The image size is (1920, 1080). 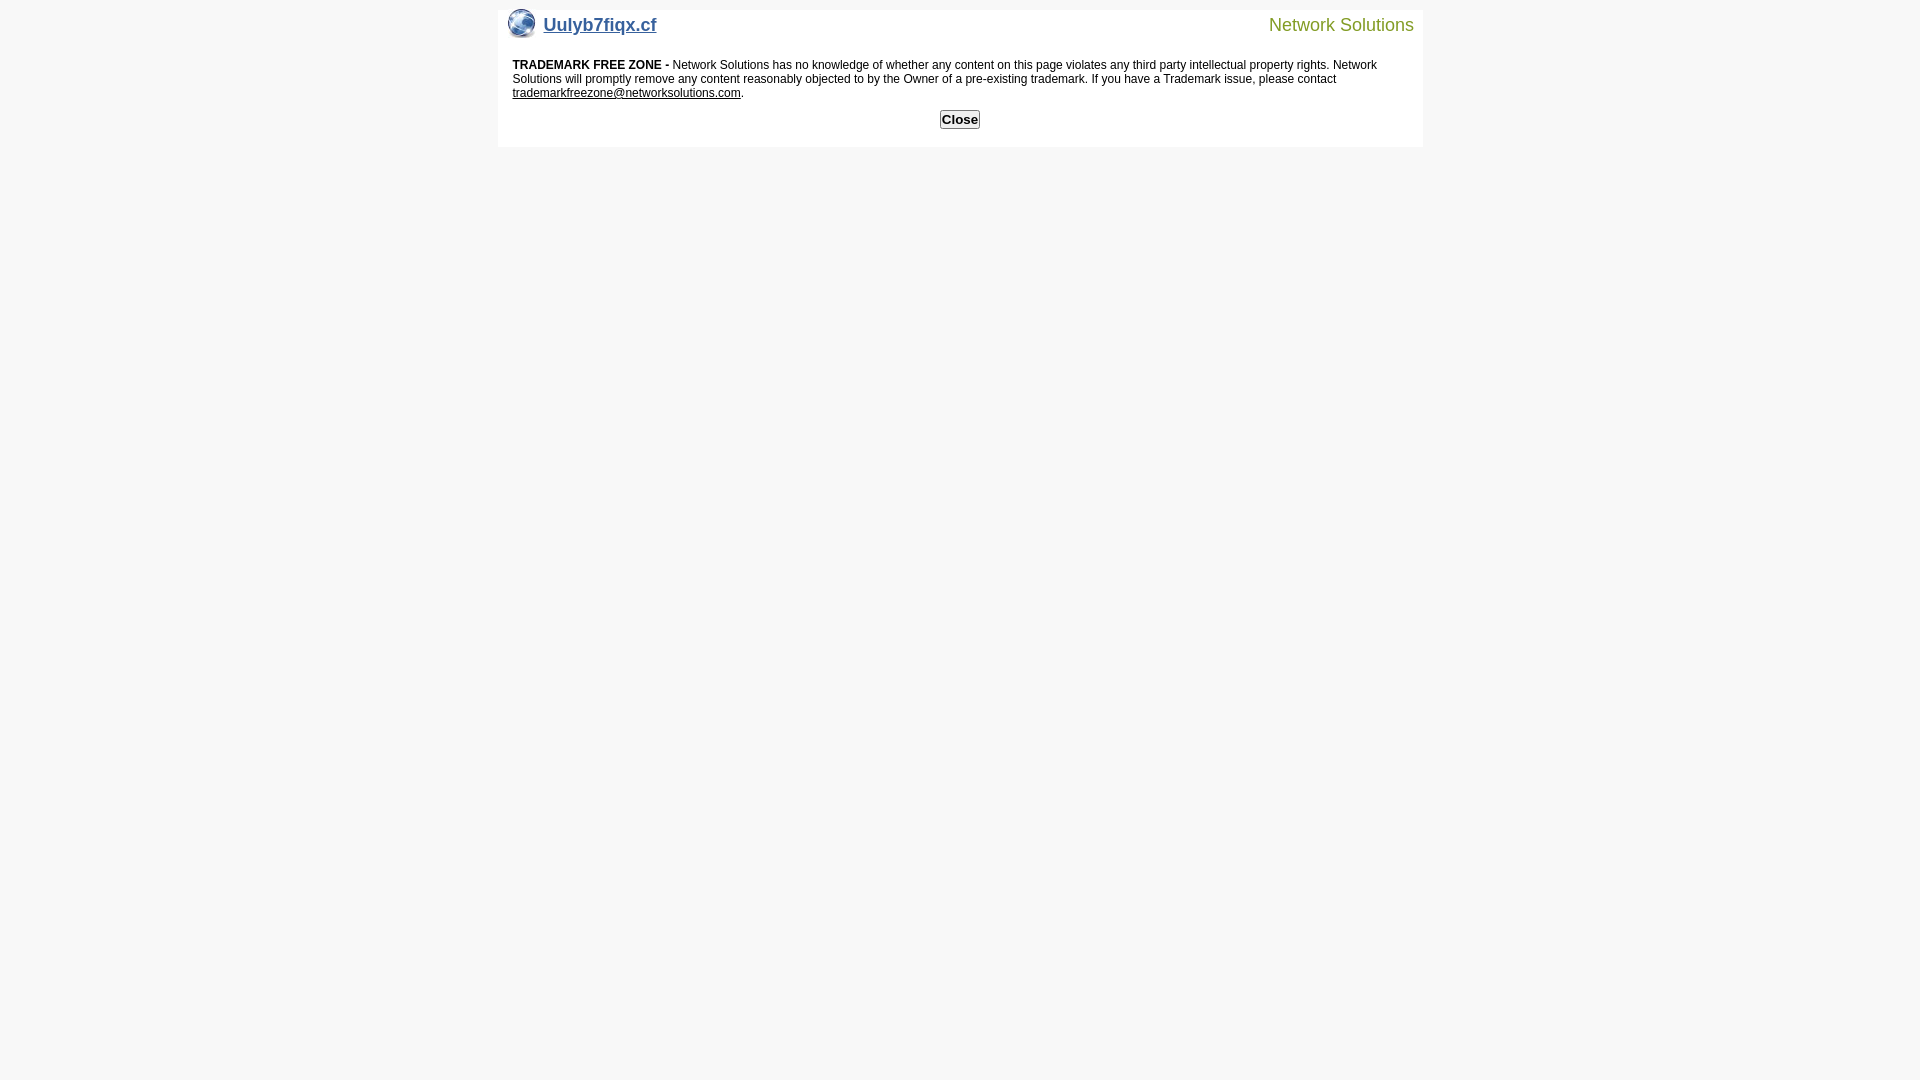 I want to click on 'Close', so click(x=939, y=119).